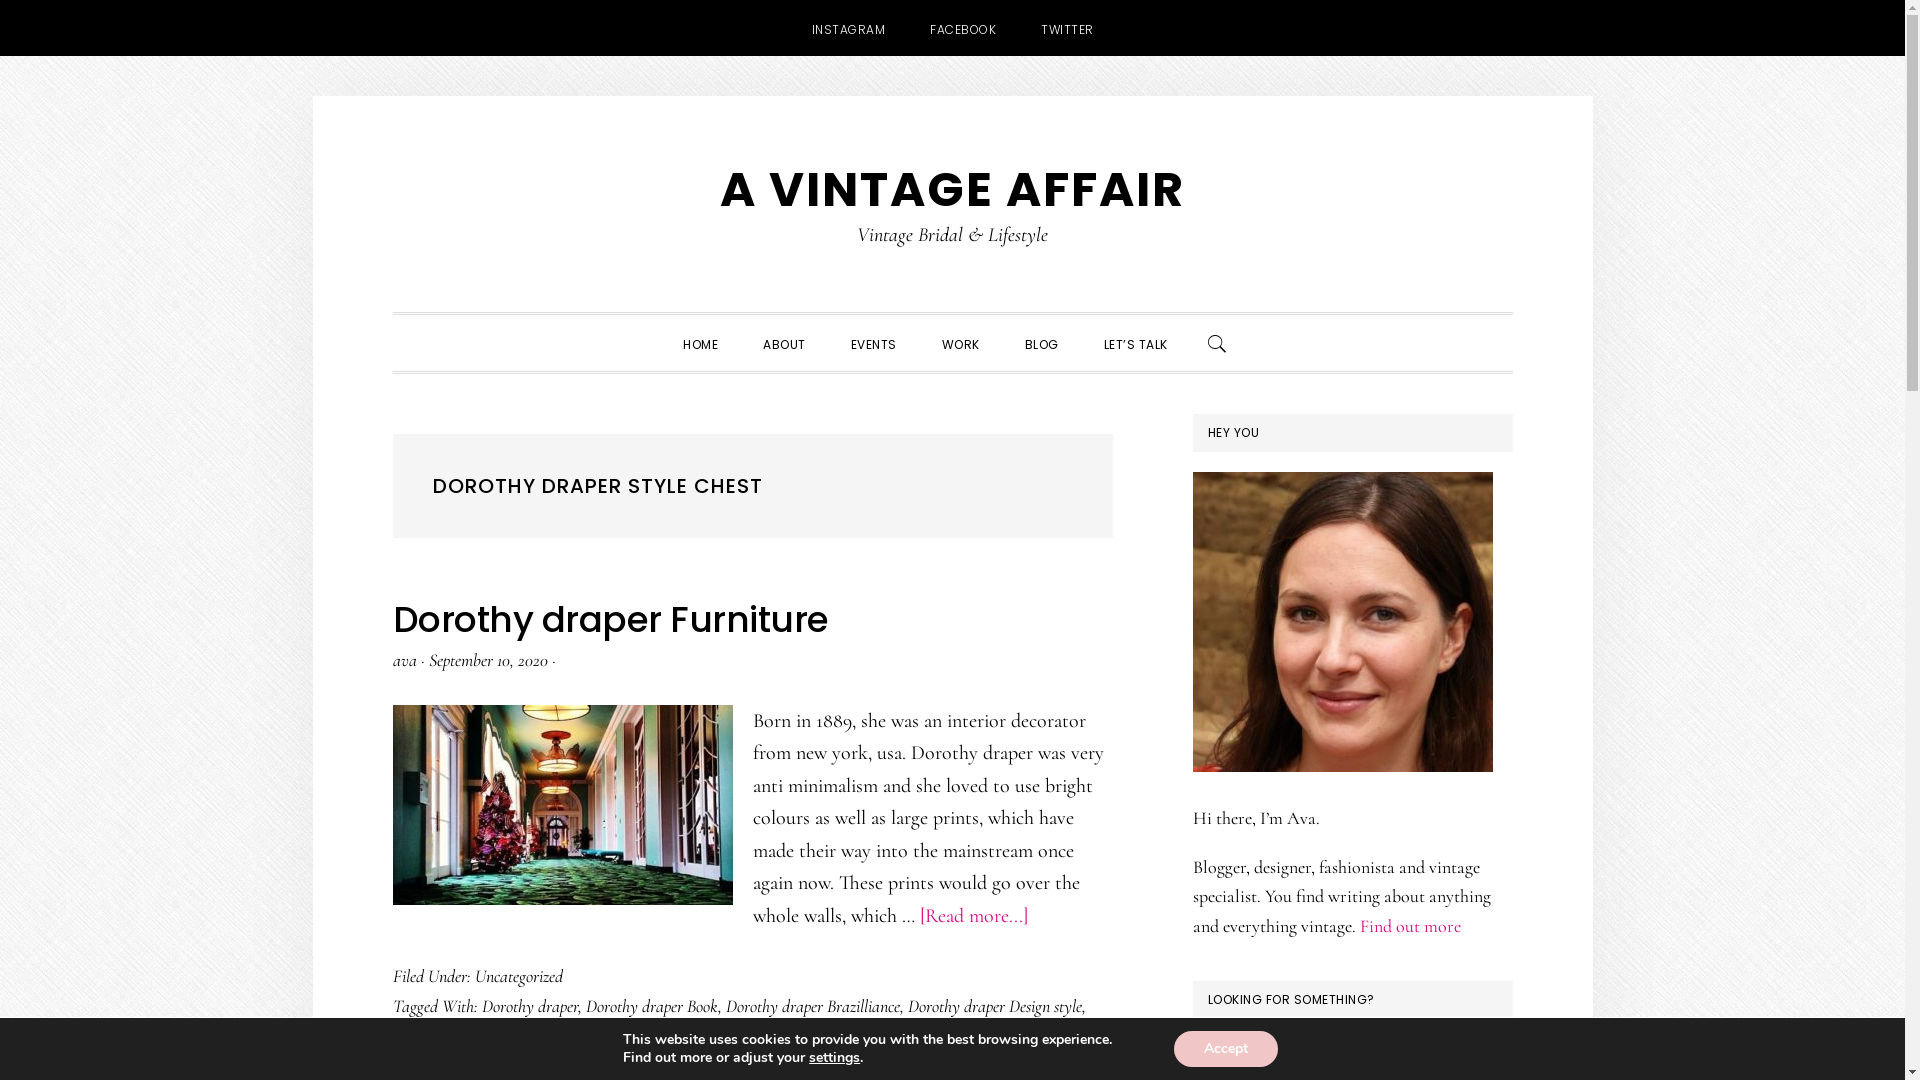 Image resolution: width=1920 pixels, height=1080 pixels. I want to click on 'Dorothy draper Furniture', so click(608, 618).